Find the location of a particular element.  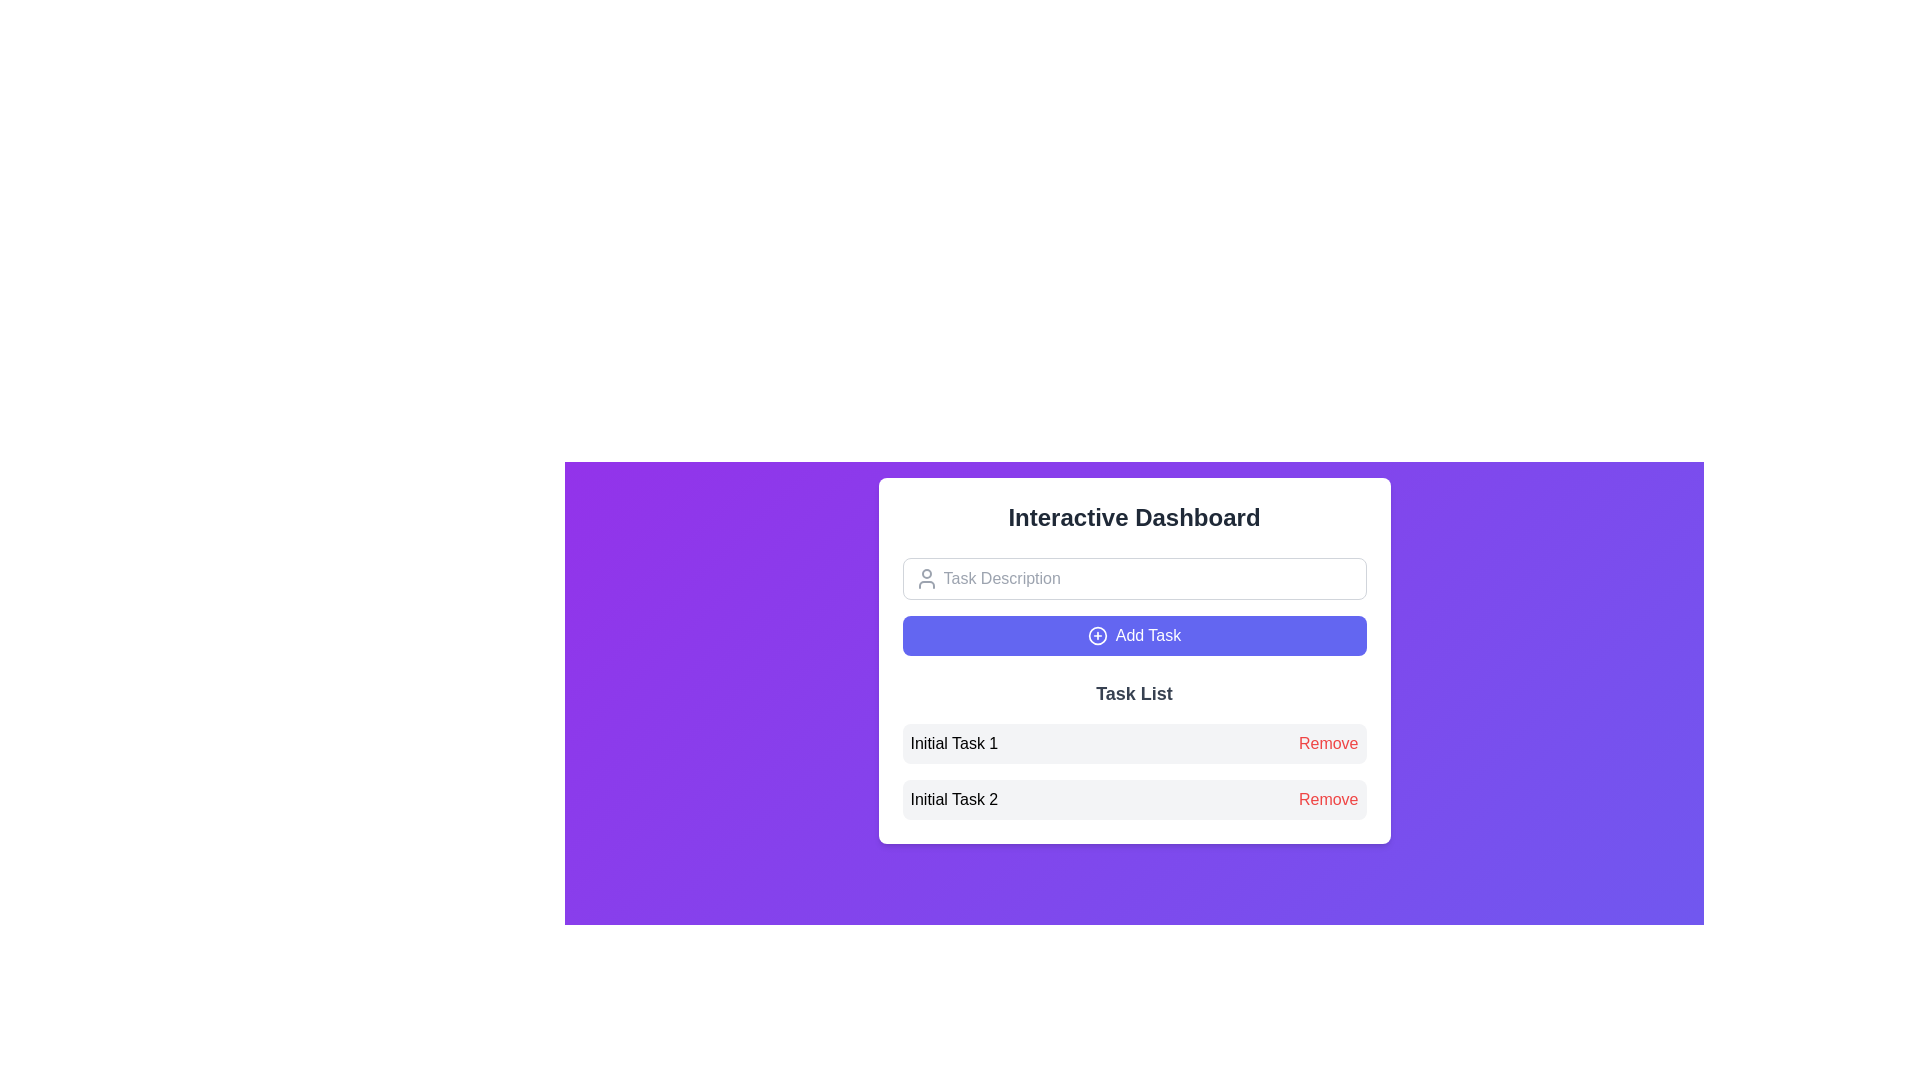

the 'Add Task' button located under the 'Task Description' input field and above the 'Task List' section in the 'Interactive Dashboard' panel is located at coordinates (1134, 636).